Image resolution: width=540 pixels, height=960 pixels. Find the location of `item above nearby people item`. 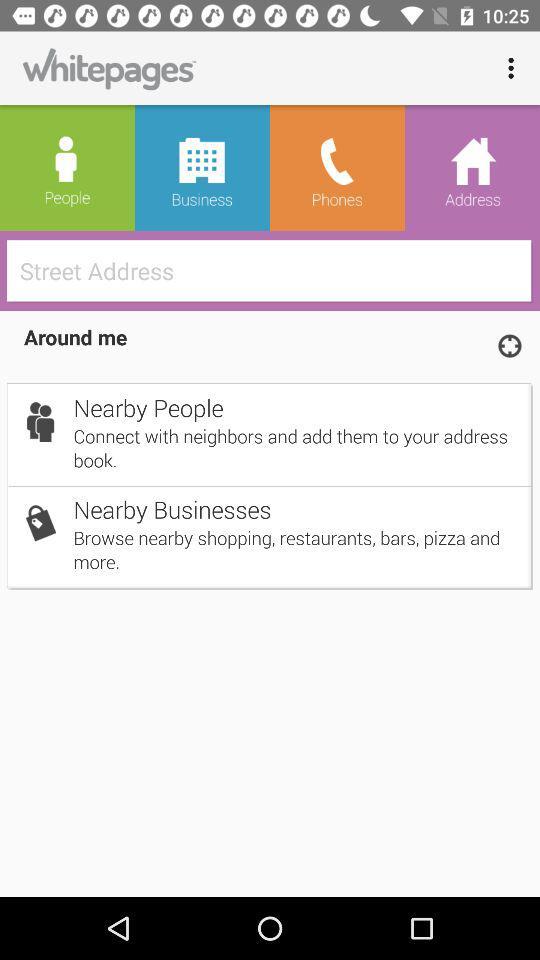

item above nearby people item is located at coordinates (509, 345).